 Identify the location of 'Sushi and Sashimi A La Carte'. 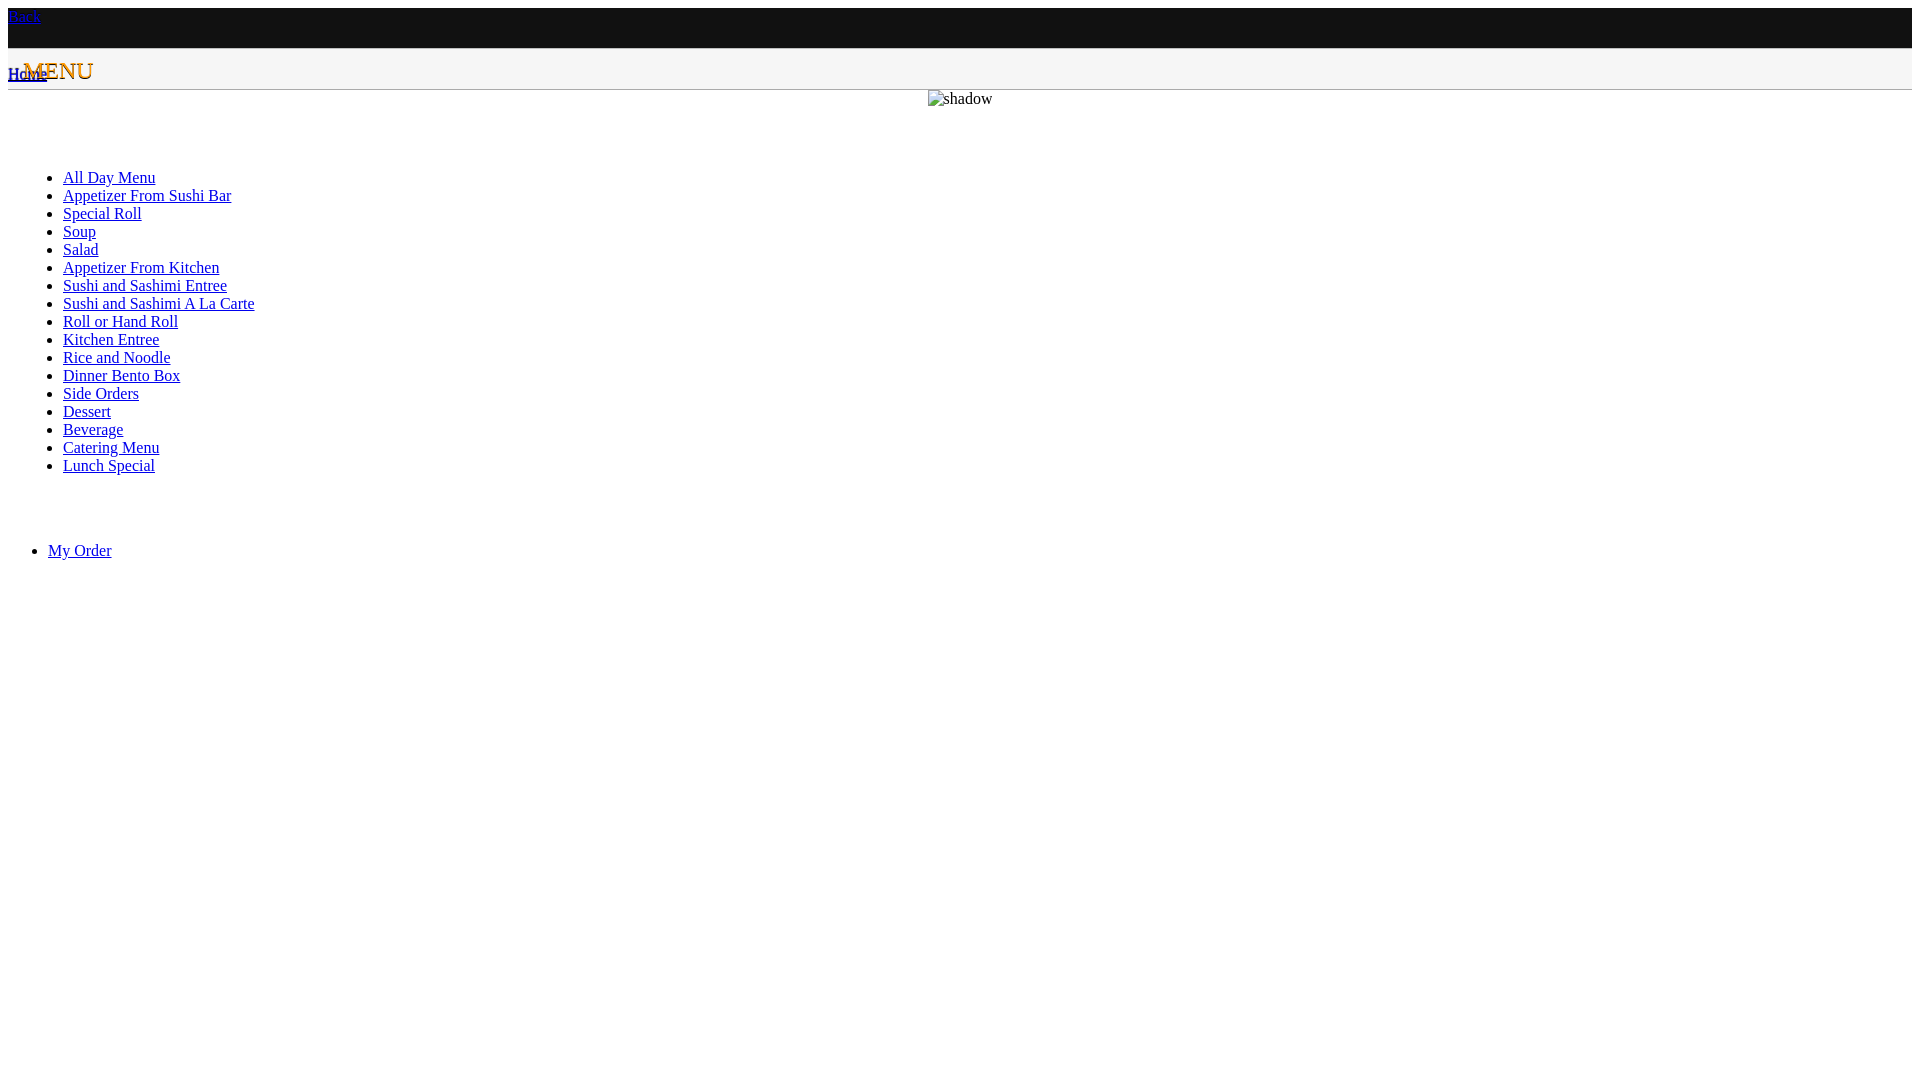
(157, 303).